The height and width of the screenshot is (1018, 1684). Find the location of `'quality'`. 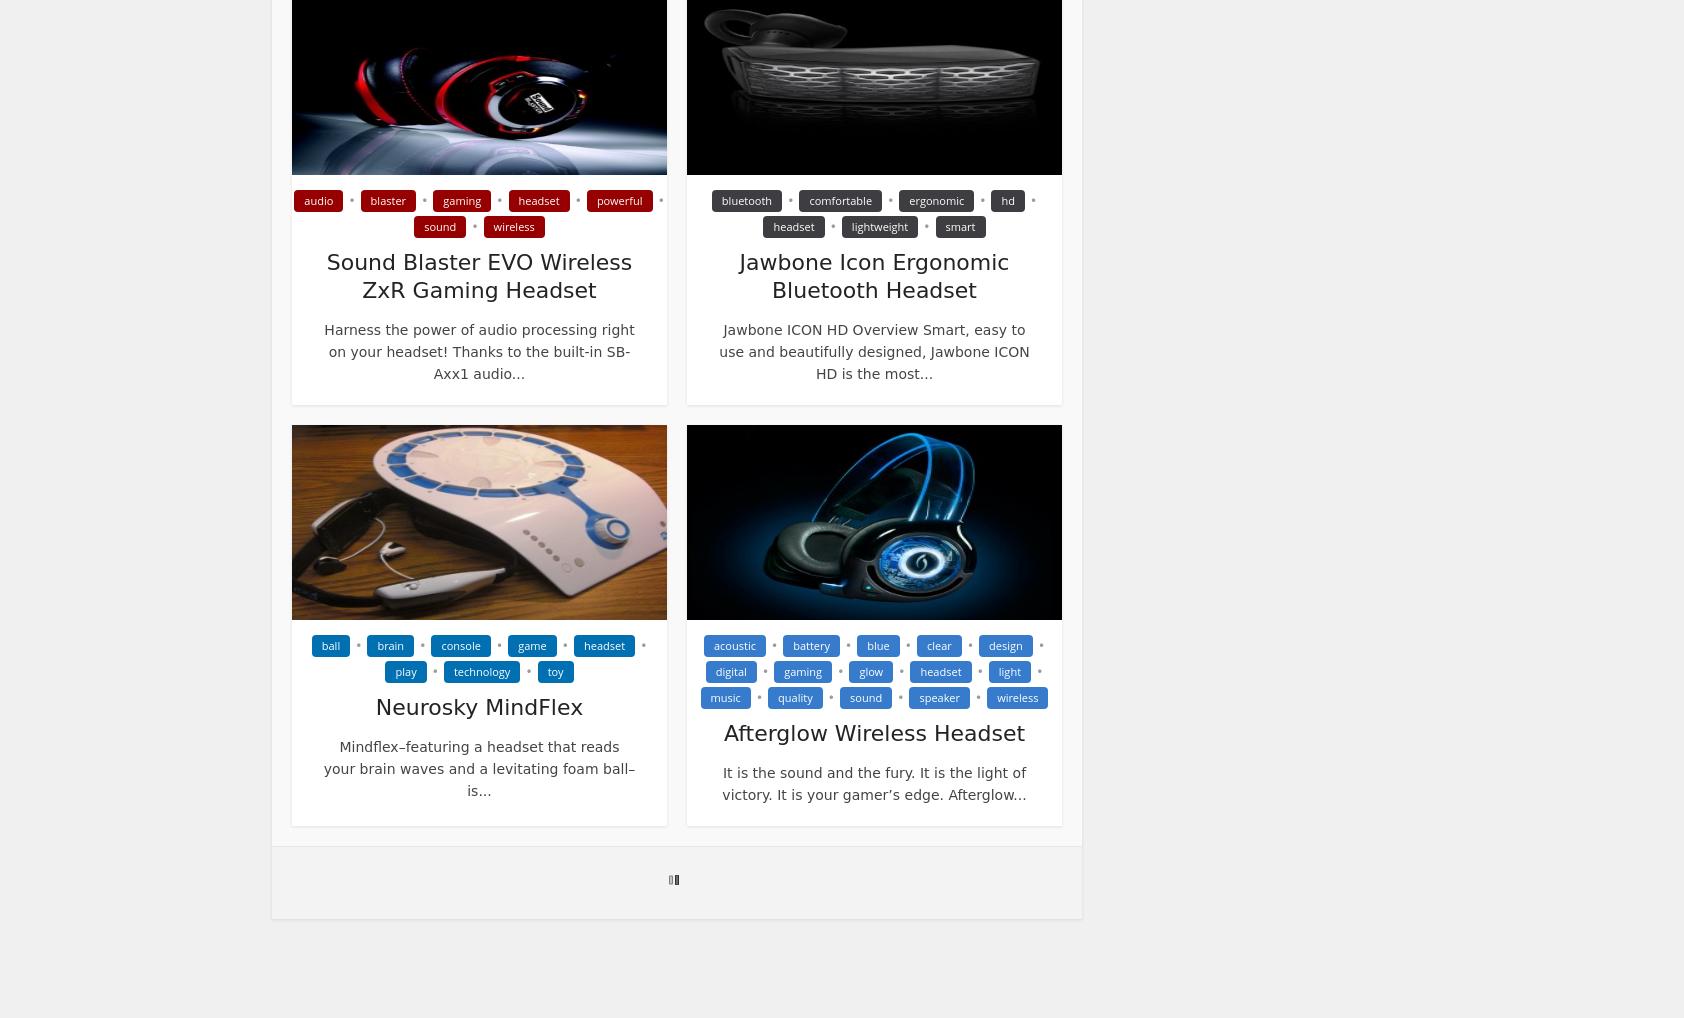

'quality' is located at coordinates (795, 697).